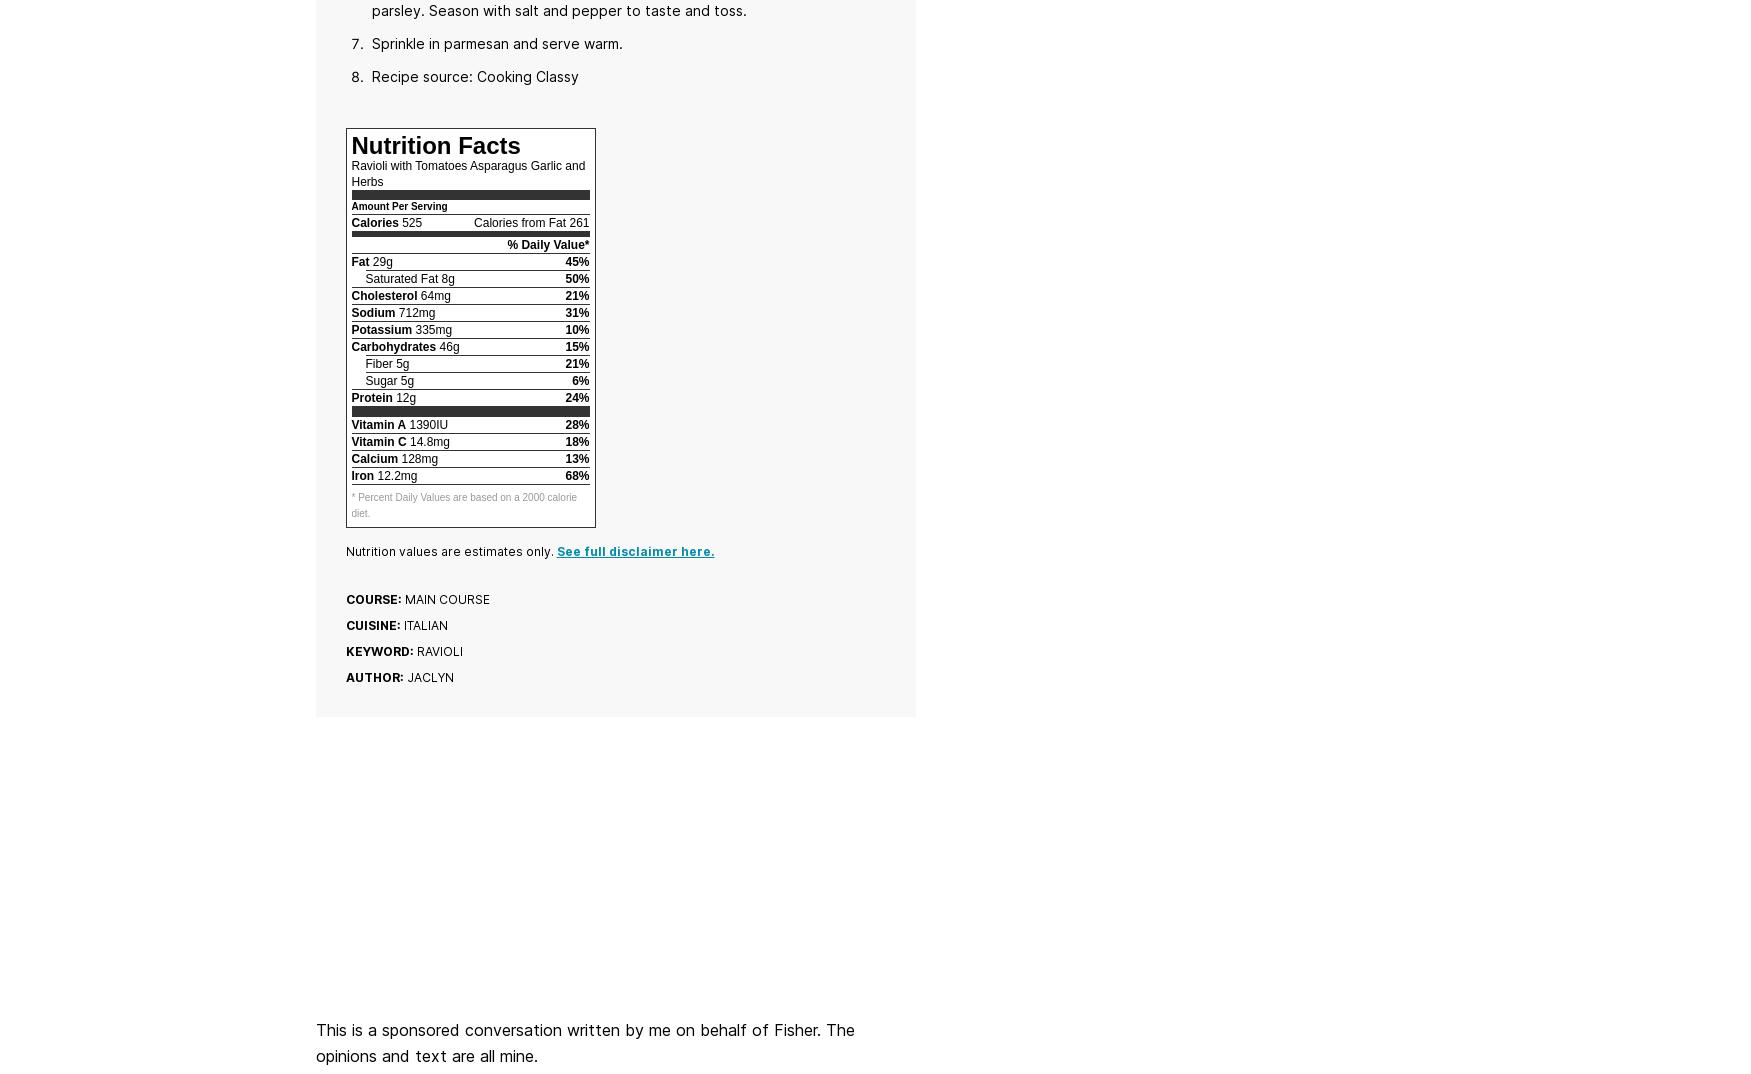 This screenshot has height=1074, width=1751. What do you see at coordinates (392, 346) in the screenshot?
I see `'Carbohydrates'` at bounding box center [392, 346].